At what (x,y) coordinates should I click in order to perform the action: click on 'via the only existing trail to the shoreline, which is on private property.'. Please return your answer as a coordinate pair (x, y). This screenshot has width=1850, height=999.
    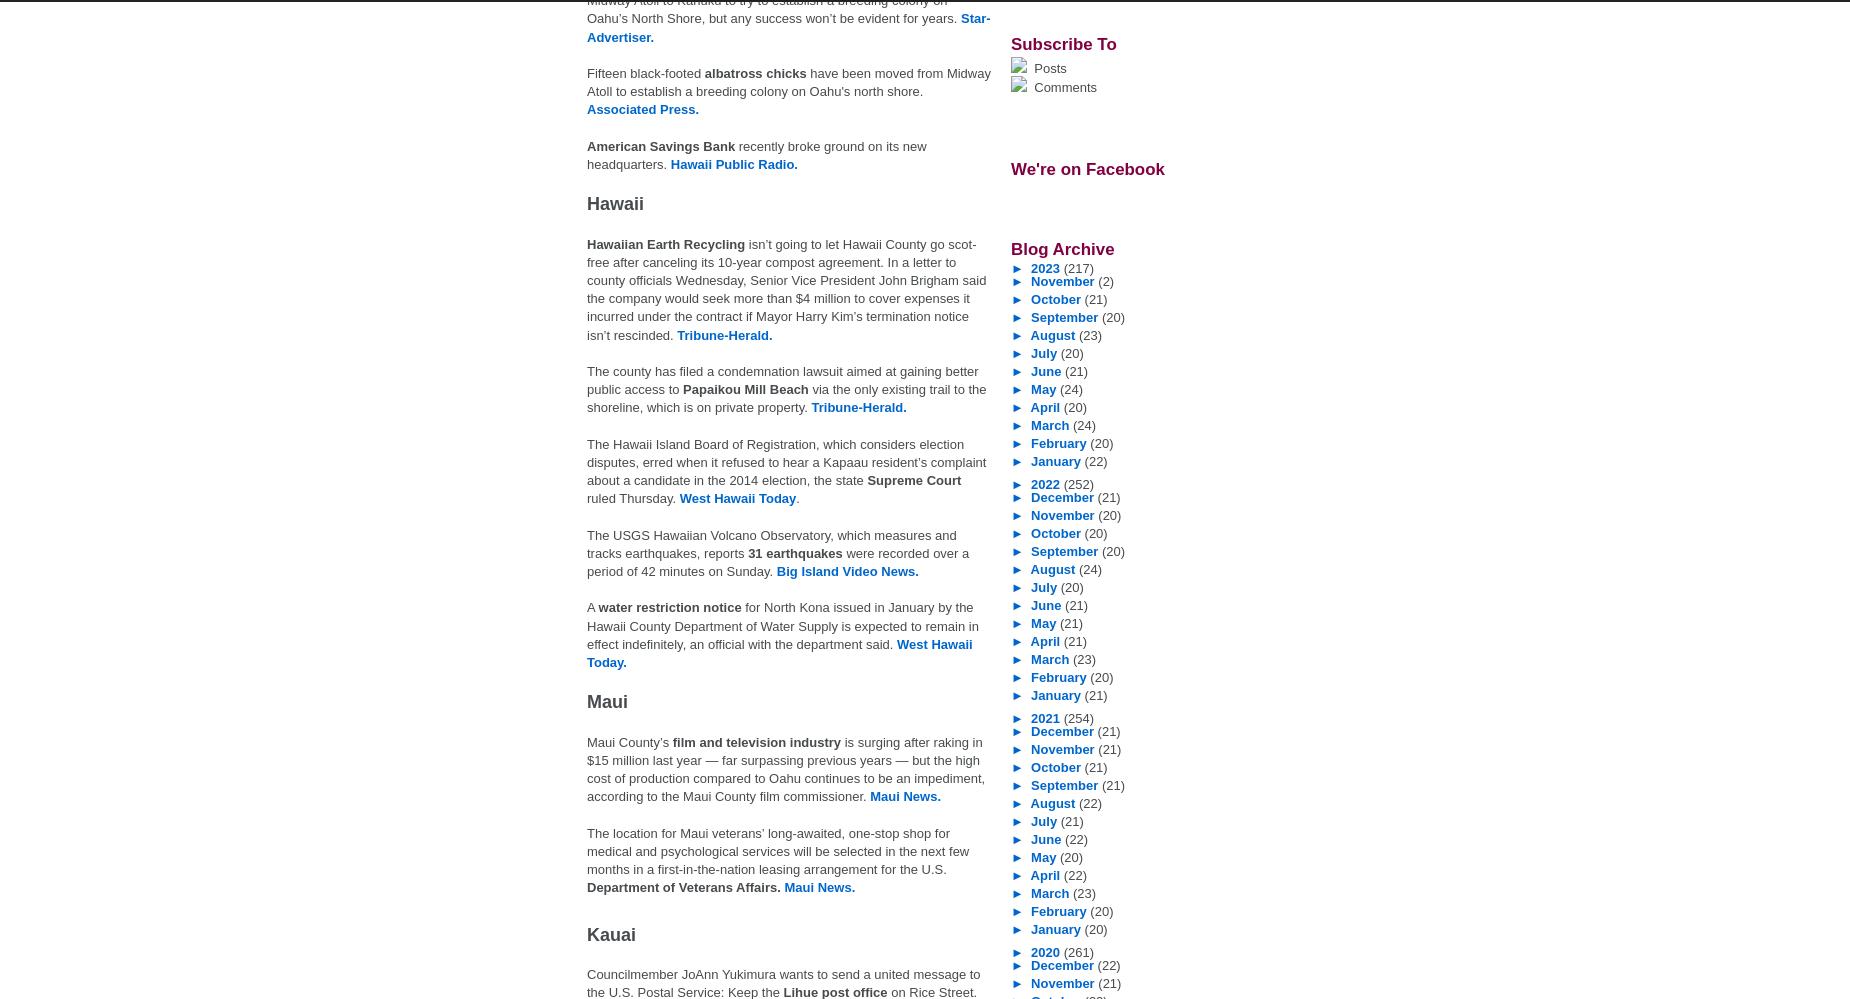
    Looking at the image, I should click on (786, 397).